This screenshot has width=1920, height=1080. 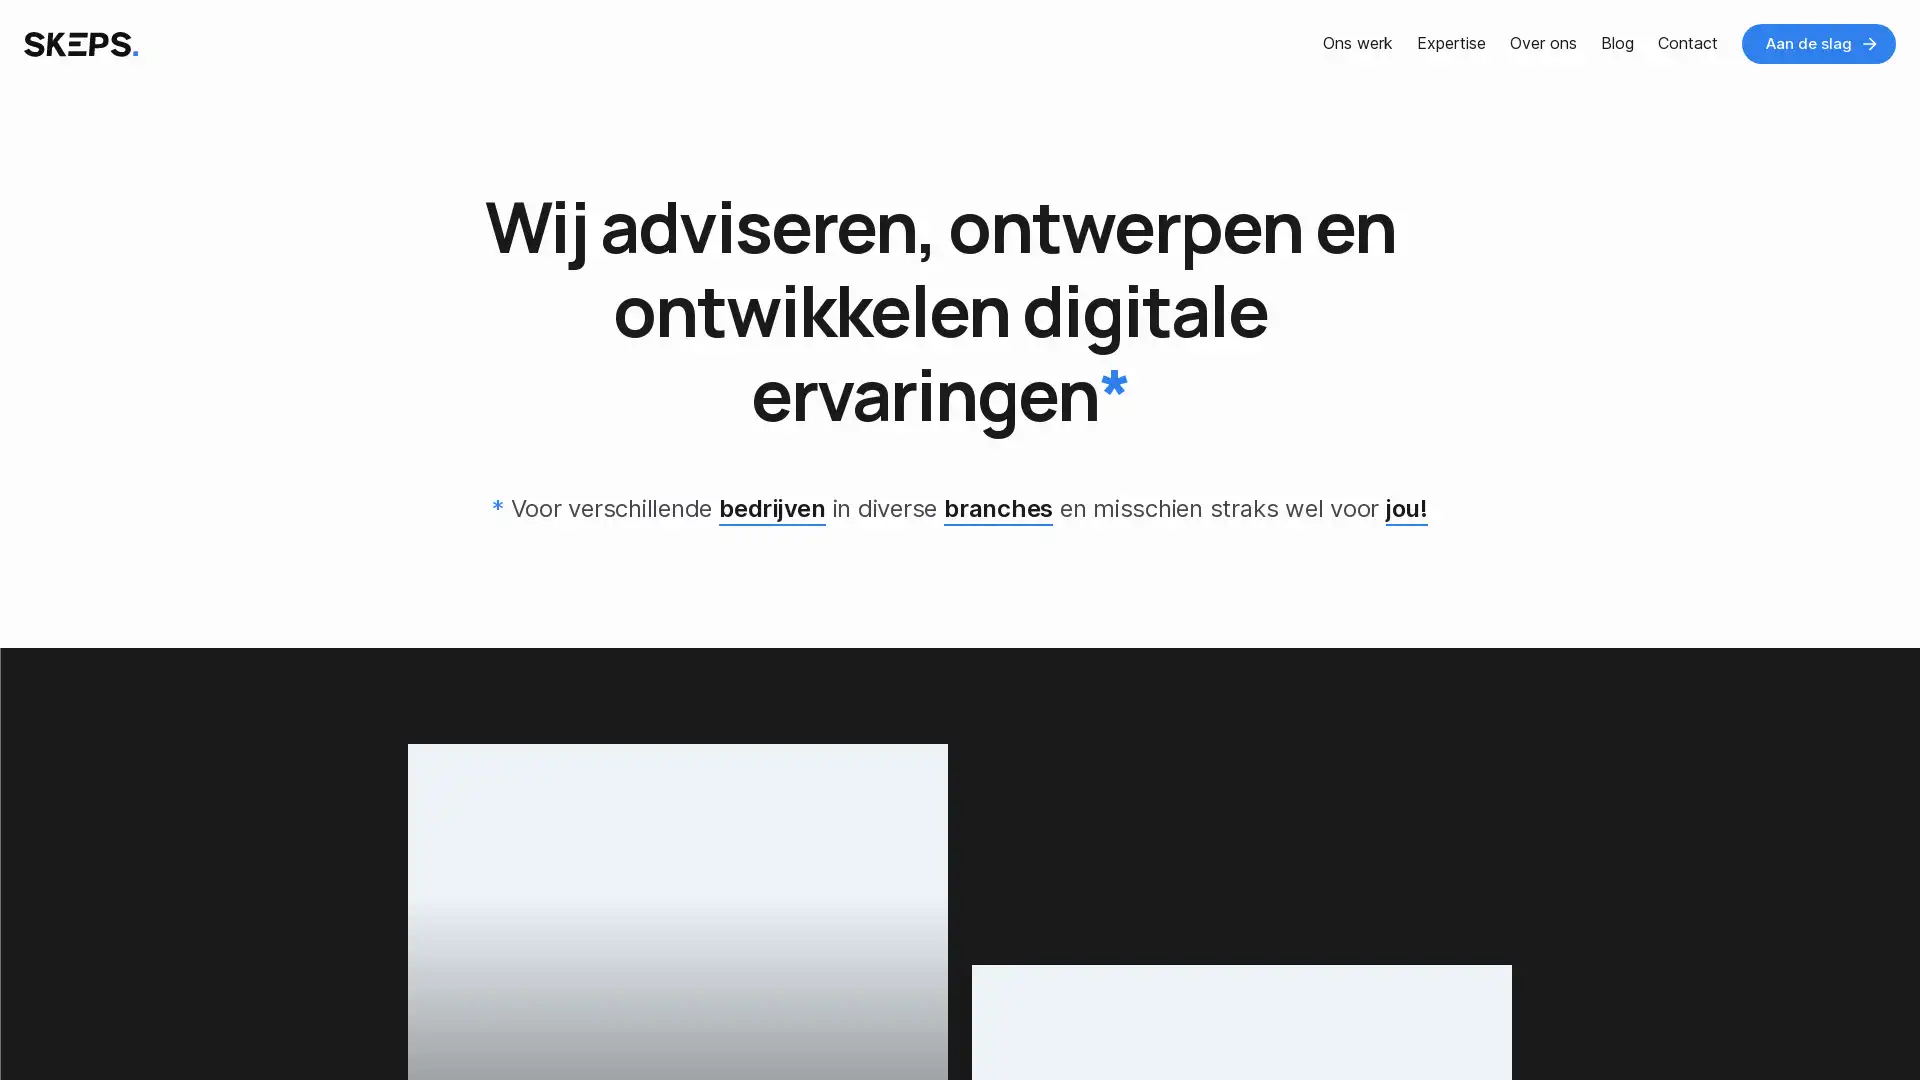 I want to click on Aan de slag, so click(x=1819, y=43).